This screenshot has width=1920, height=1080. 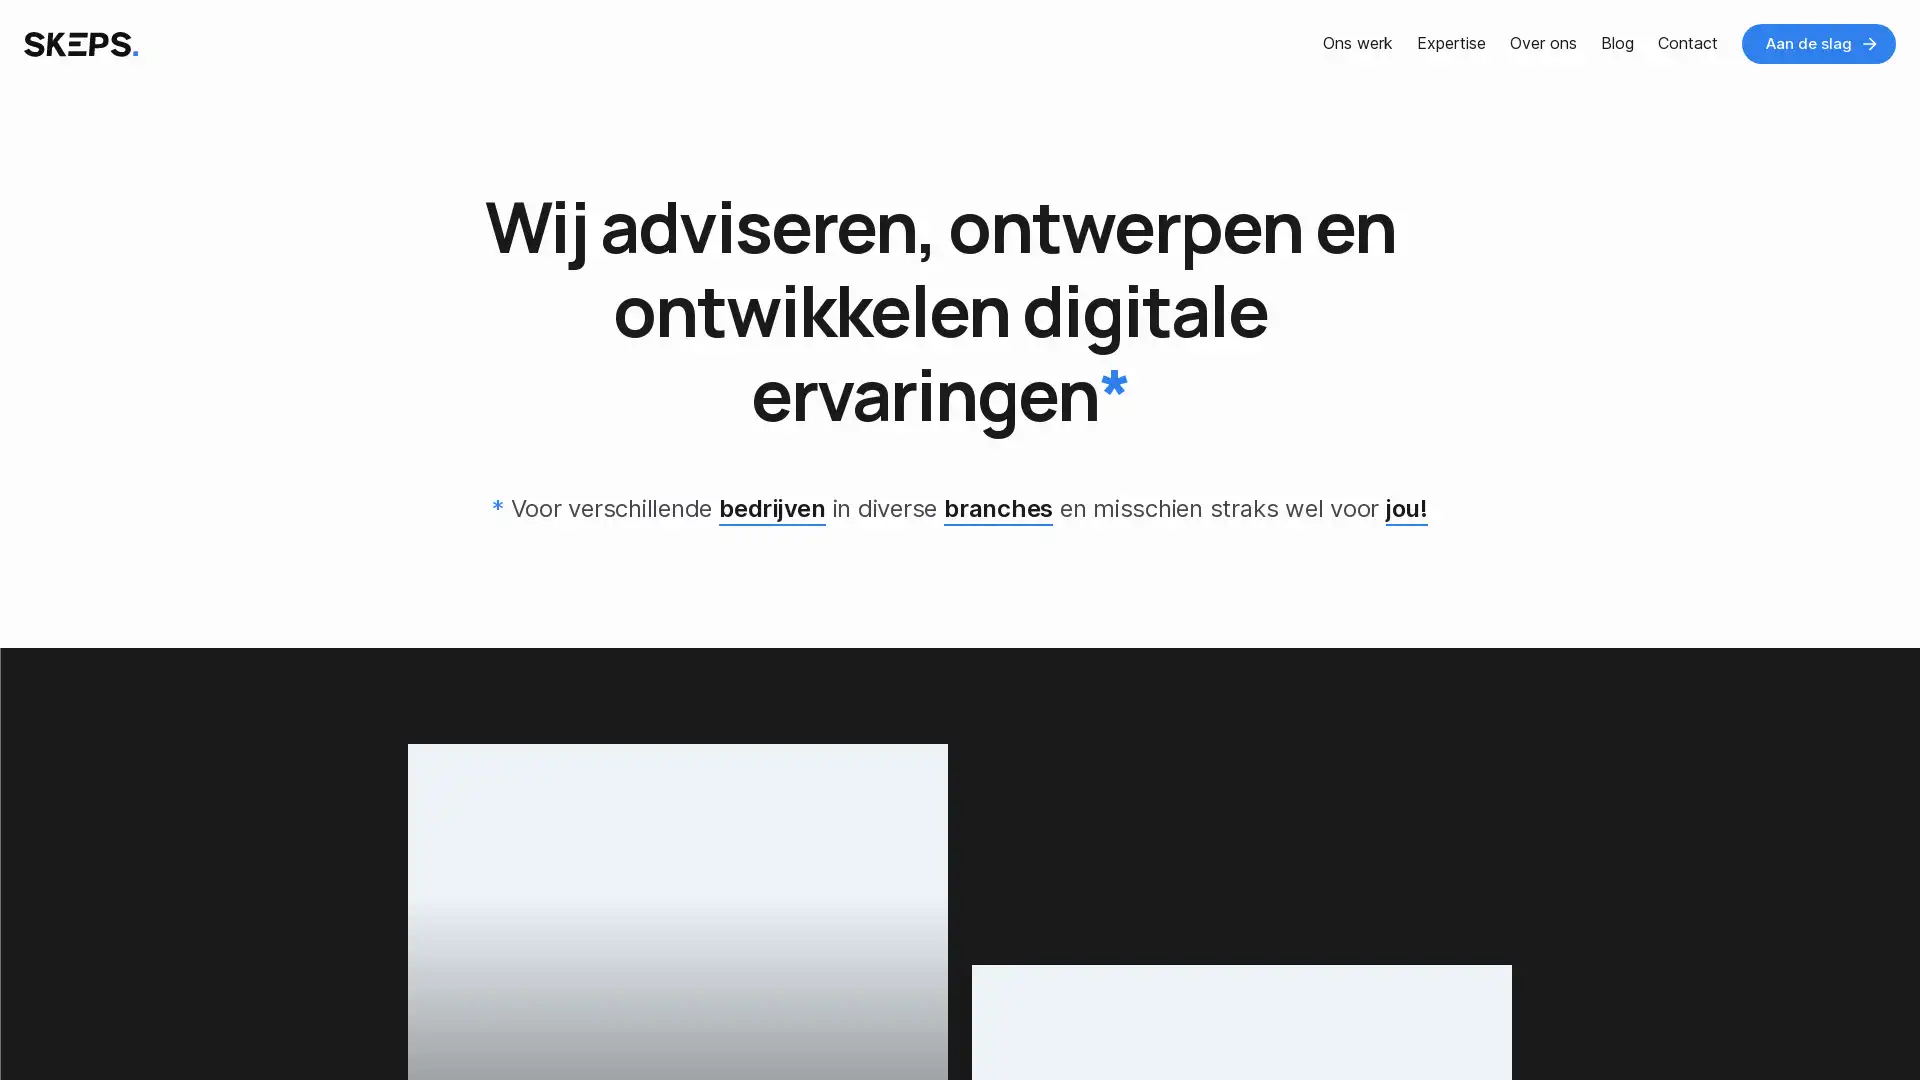 I want to click on Aan de slag, so click(x=1819, y=43).